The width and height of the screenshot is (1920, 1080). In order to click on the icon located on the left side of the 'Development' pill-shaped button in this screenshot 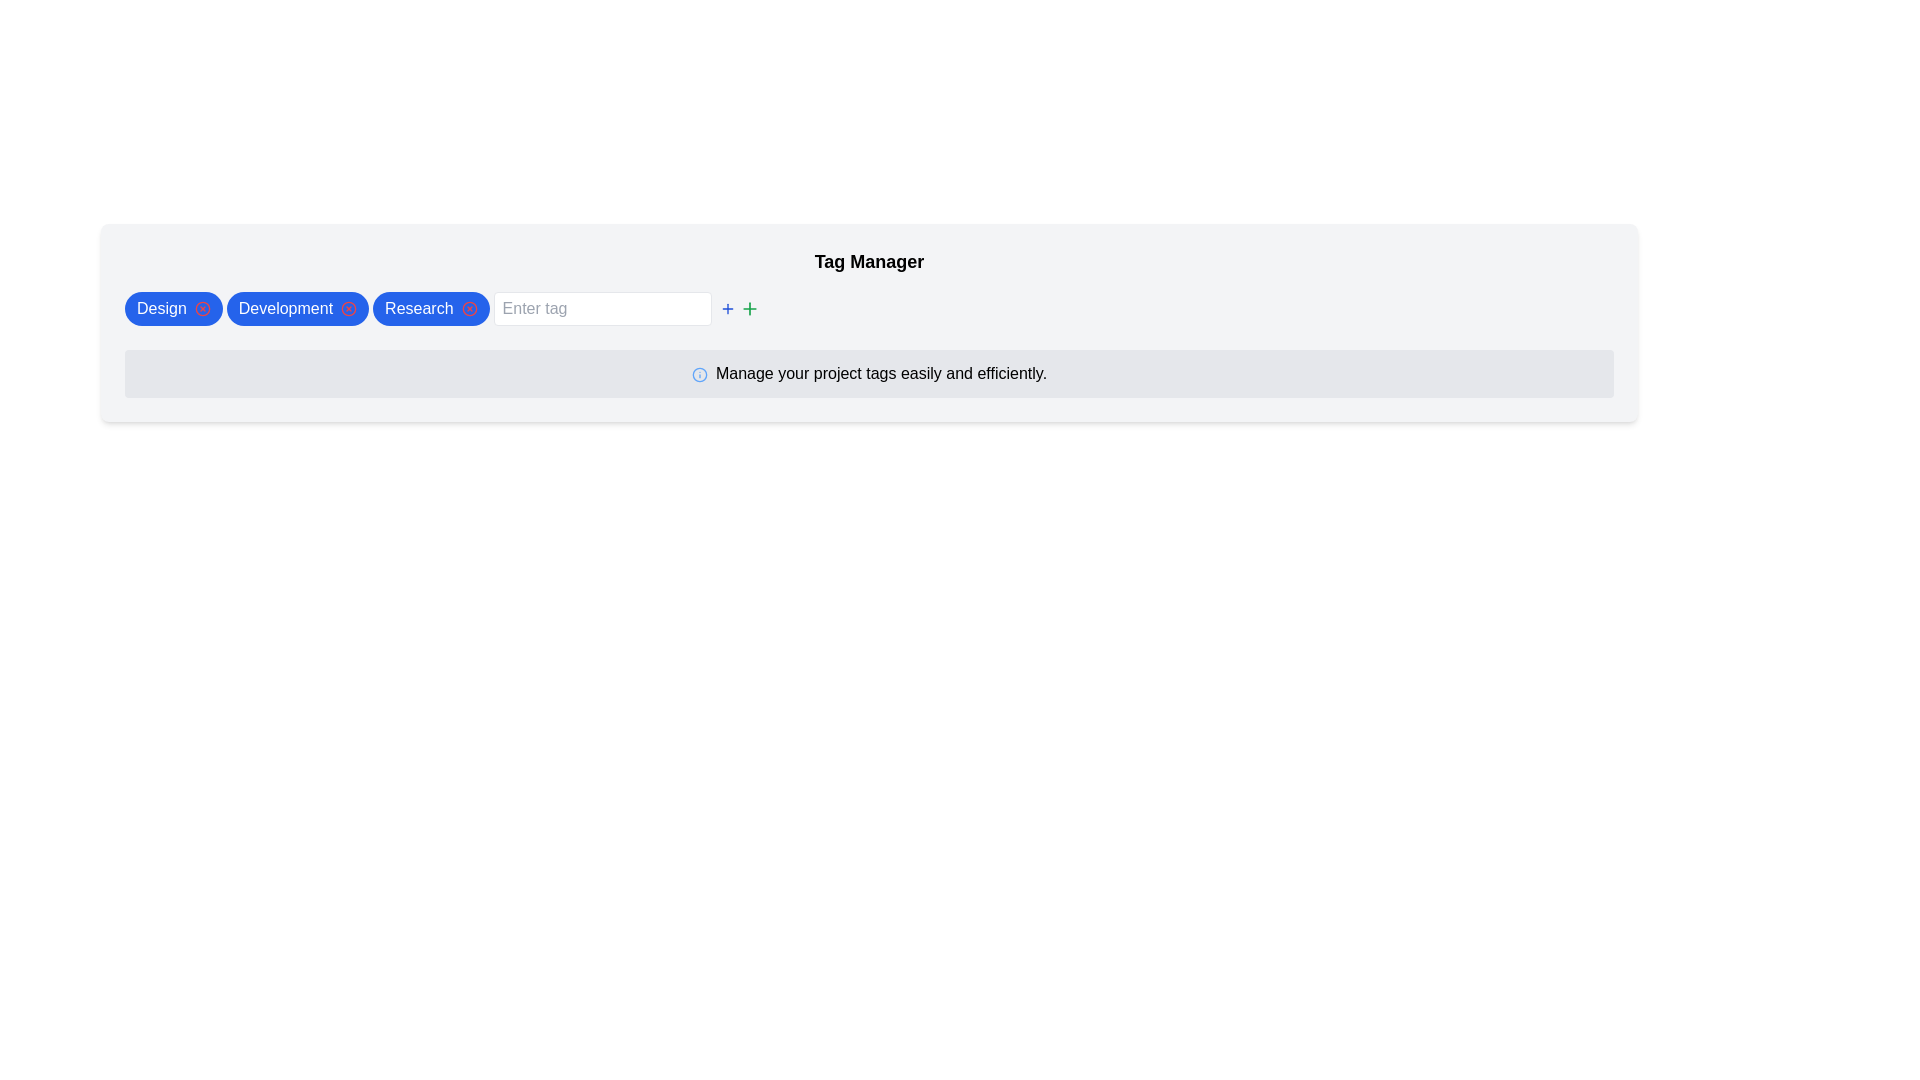, I will do `click(349, 308)`.